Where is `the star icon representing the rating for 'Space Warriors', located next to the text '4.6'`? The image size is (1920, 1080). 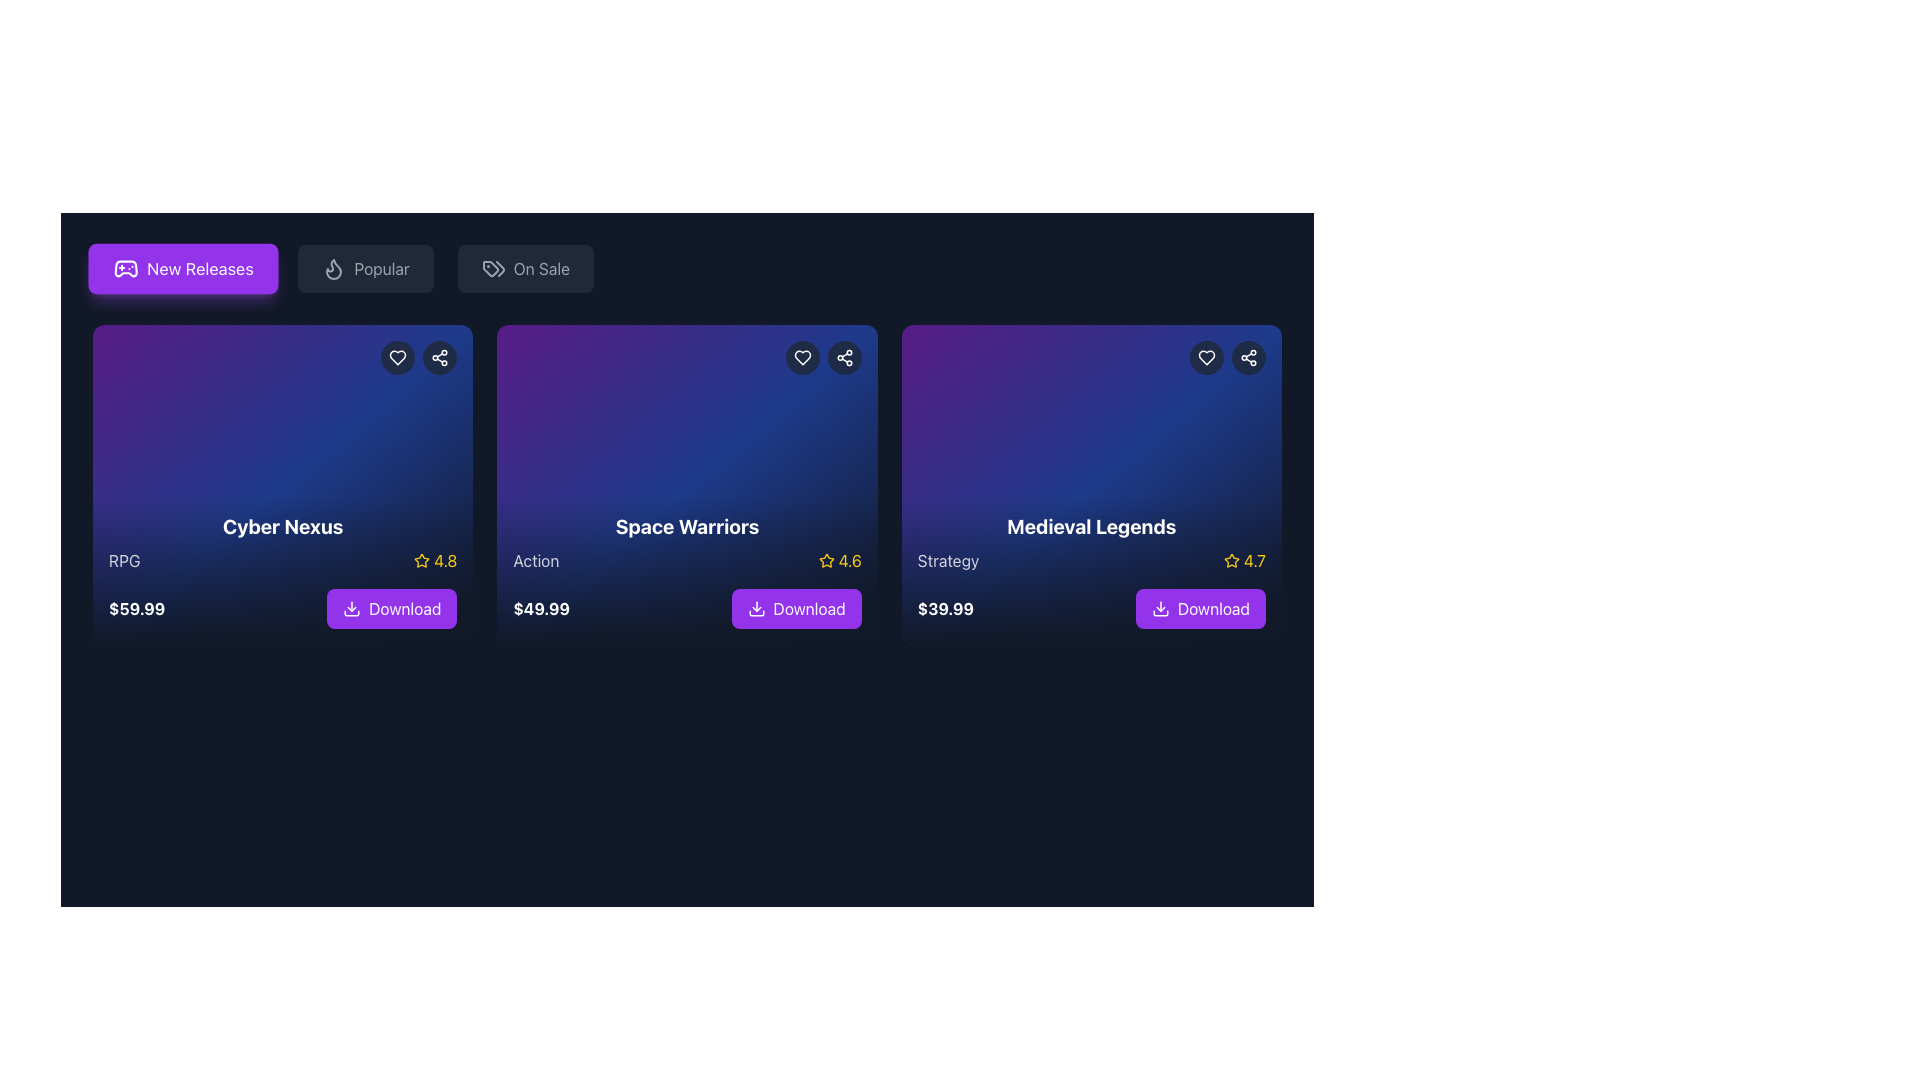
the star icon representing the rating for 'Space Warriors', located next to the text '4.6' is located at coordinates (826, 560).